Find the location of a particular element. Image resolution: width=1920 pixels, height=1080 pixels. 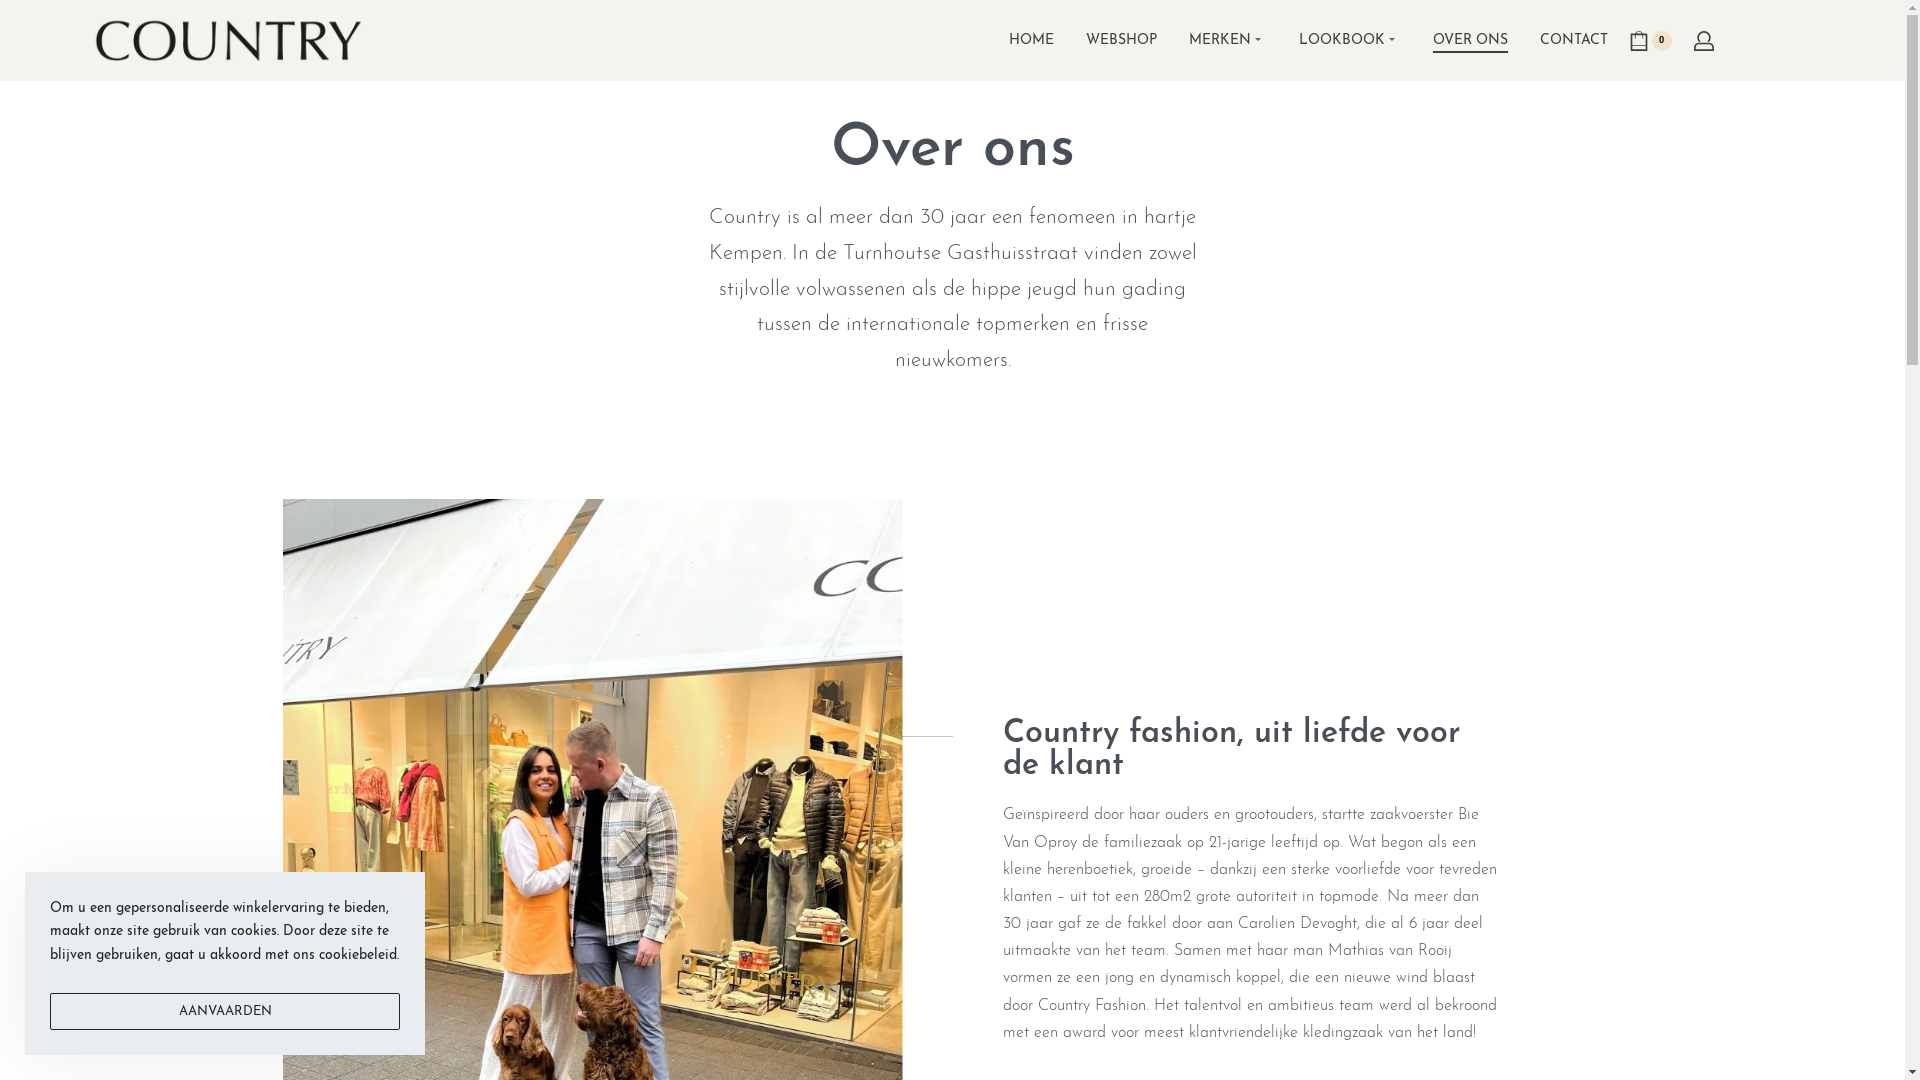

'MERKEN' is located at coordinates (1226, 41).